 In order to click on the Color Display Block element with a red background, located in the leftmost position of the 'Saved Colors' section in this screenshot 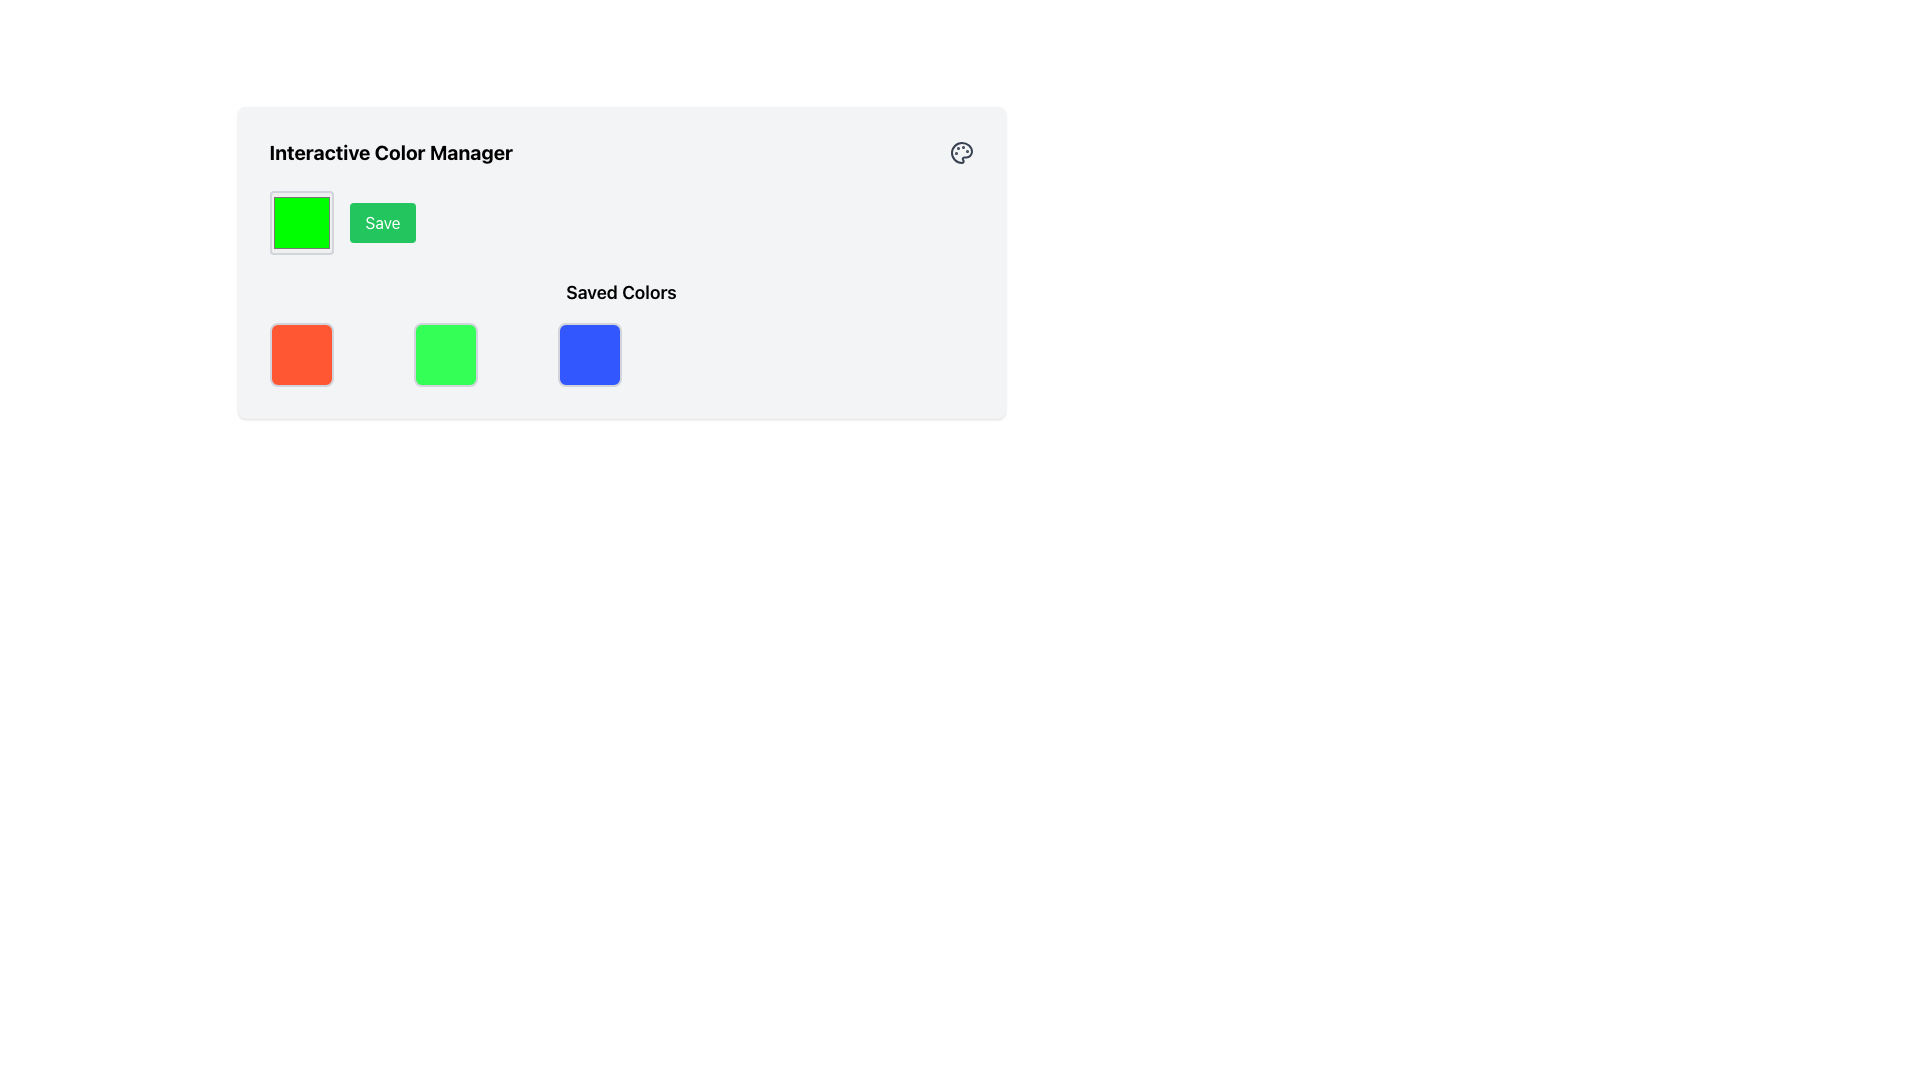, I will do `click(333, 353)`.